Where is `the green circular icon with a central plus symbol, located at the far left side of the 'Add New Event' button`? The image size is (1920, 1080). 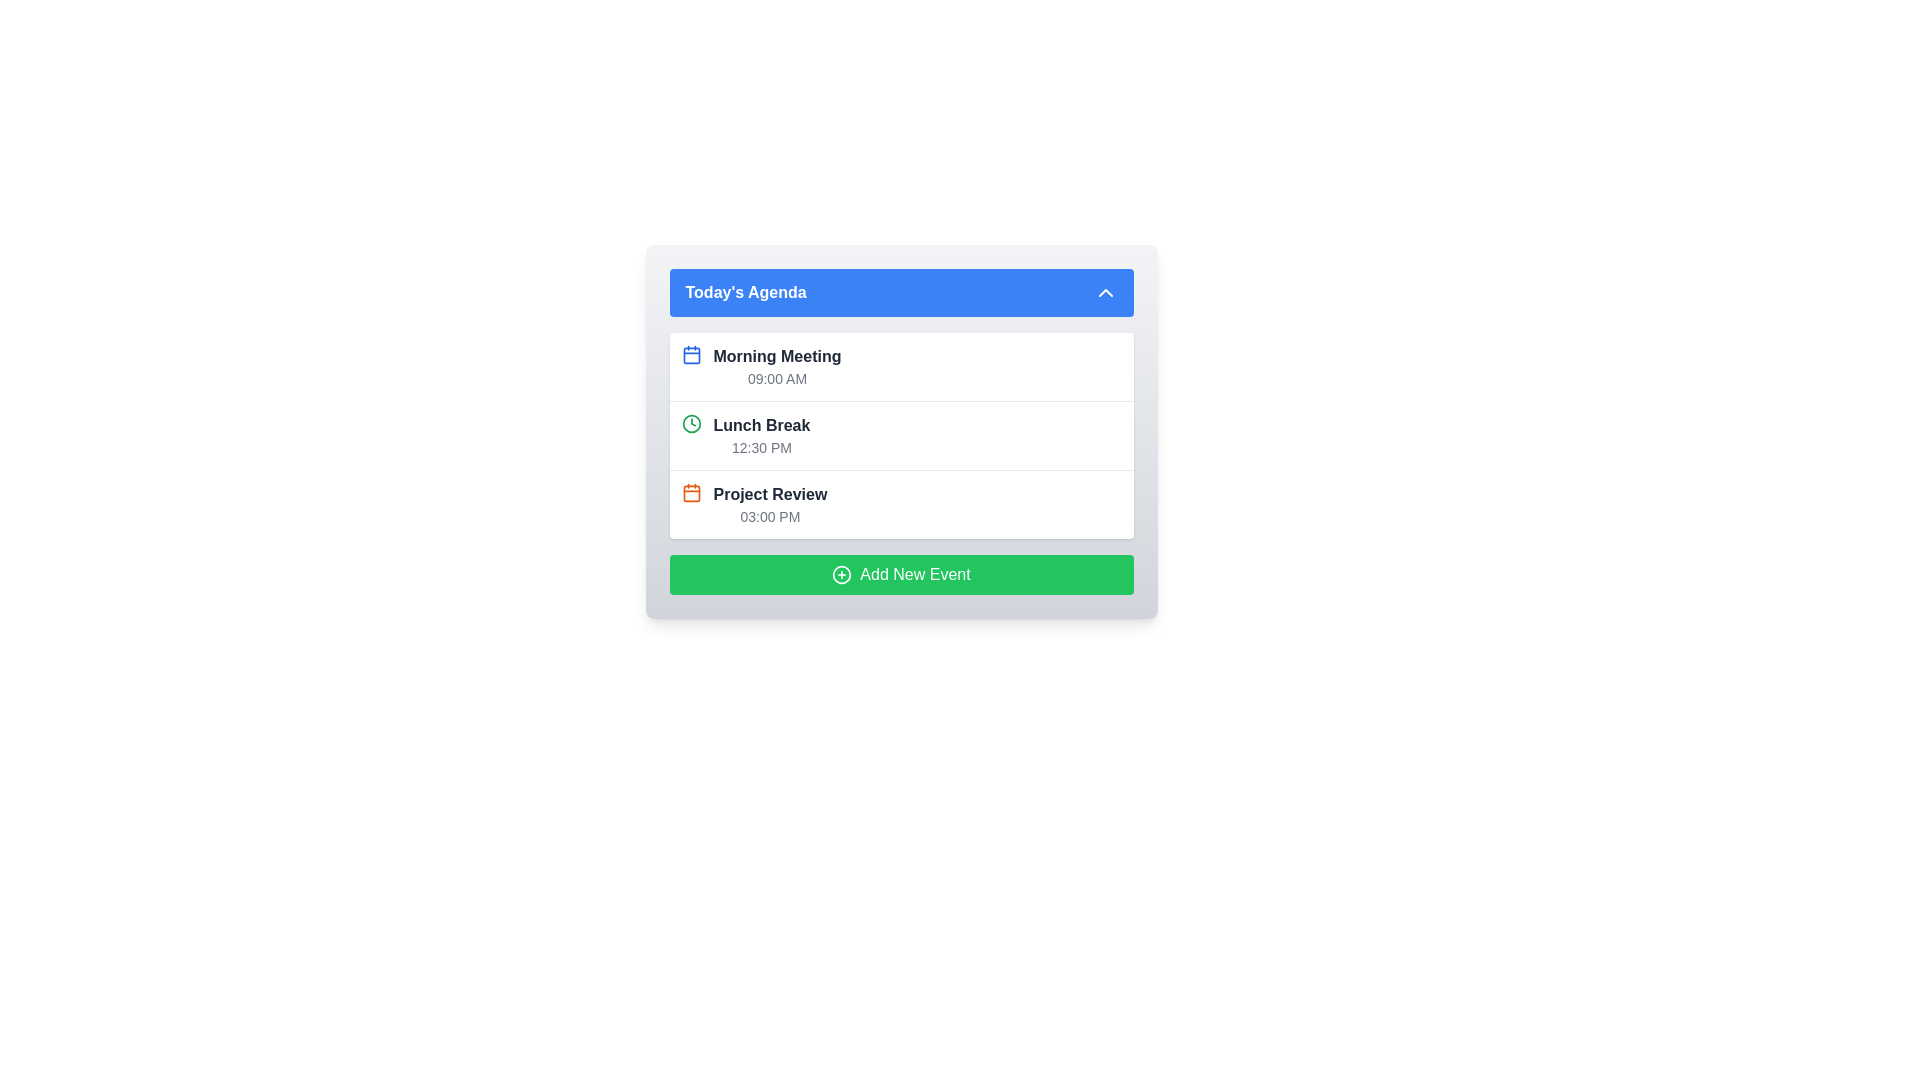
the green circular icon with a central plus symbol, located at the far left side of the 'Add New Event' button is located at coordinates (842, 574).